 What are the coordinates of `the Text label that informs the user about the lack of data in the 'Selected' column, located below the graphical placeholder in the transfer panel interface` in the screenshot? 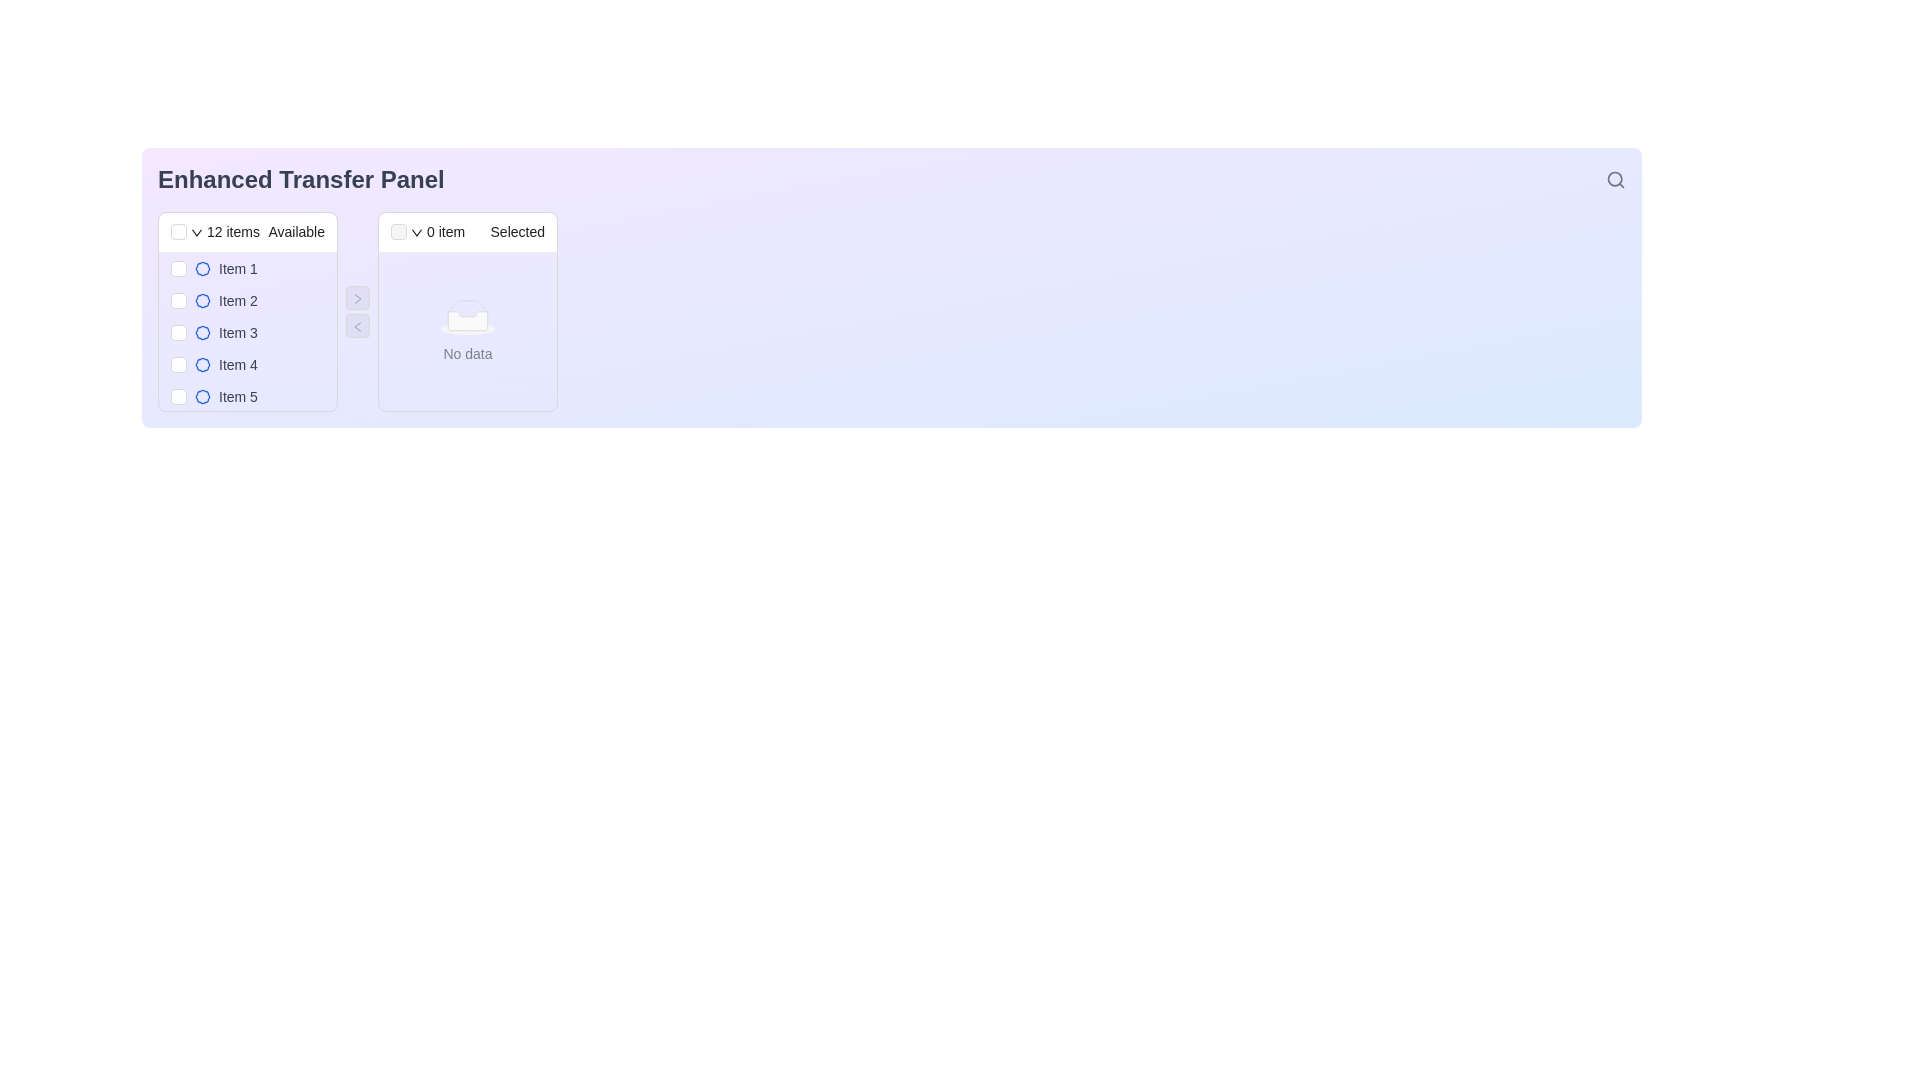 It's located at (466, 352).